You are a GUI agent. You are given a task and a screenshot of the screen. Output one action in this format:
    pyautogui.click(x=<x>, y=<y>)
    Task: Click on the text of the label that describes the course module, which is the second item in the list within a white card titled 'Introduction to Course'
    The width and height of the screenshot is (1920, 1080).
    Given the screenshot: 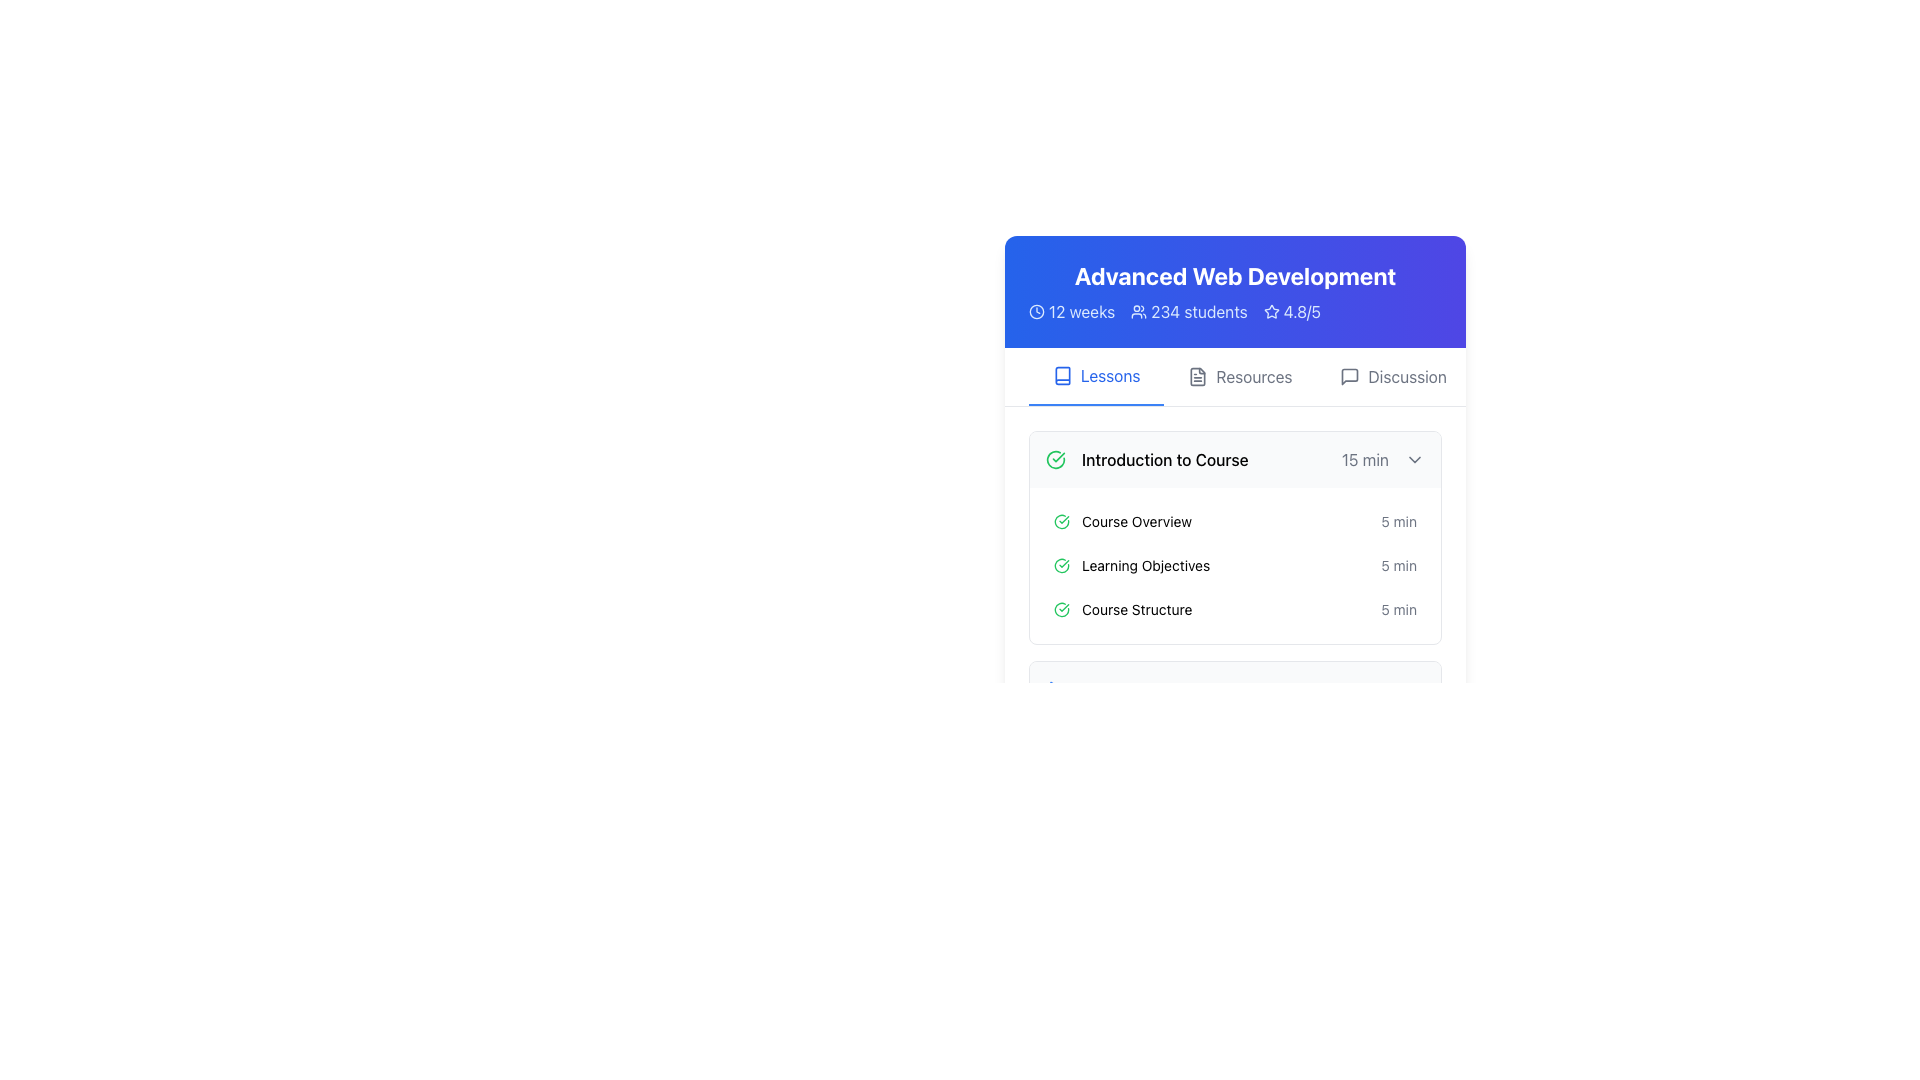 What is the action you would take?
    pyautogui.click(x=1123, y=520)
    